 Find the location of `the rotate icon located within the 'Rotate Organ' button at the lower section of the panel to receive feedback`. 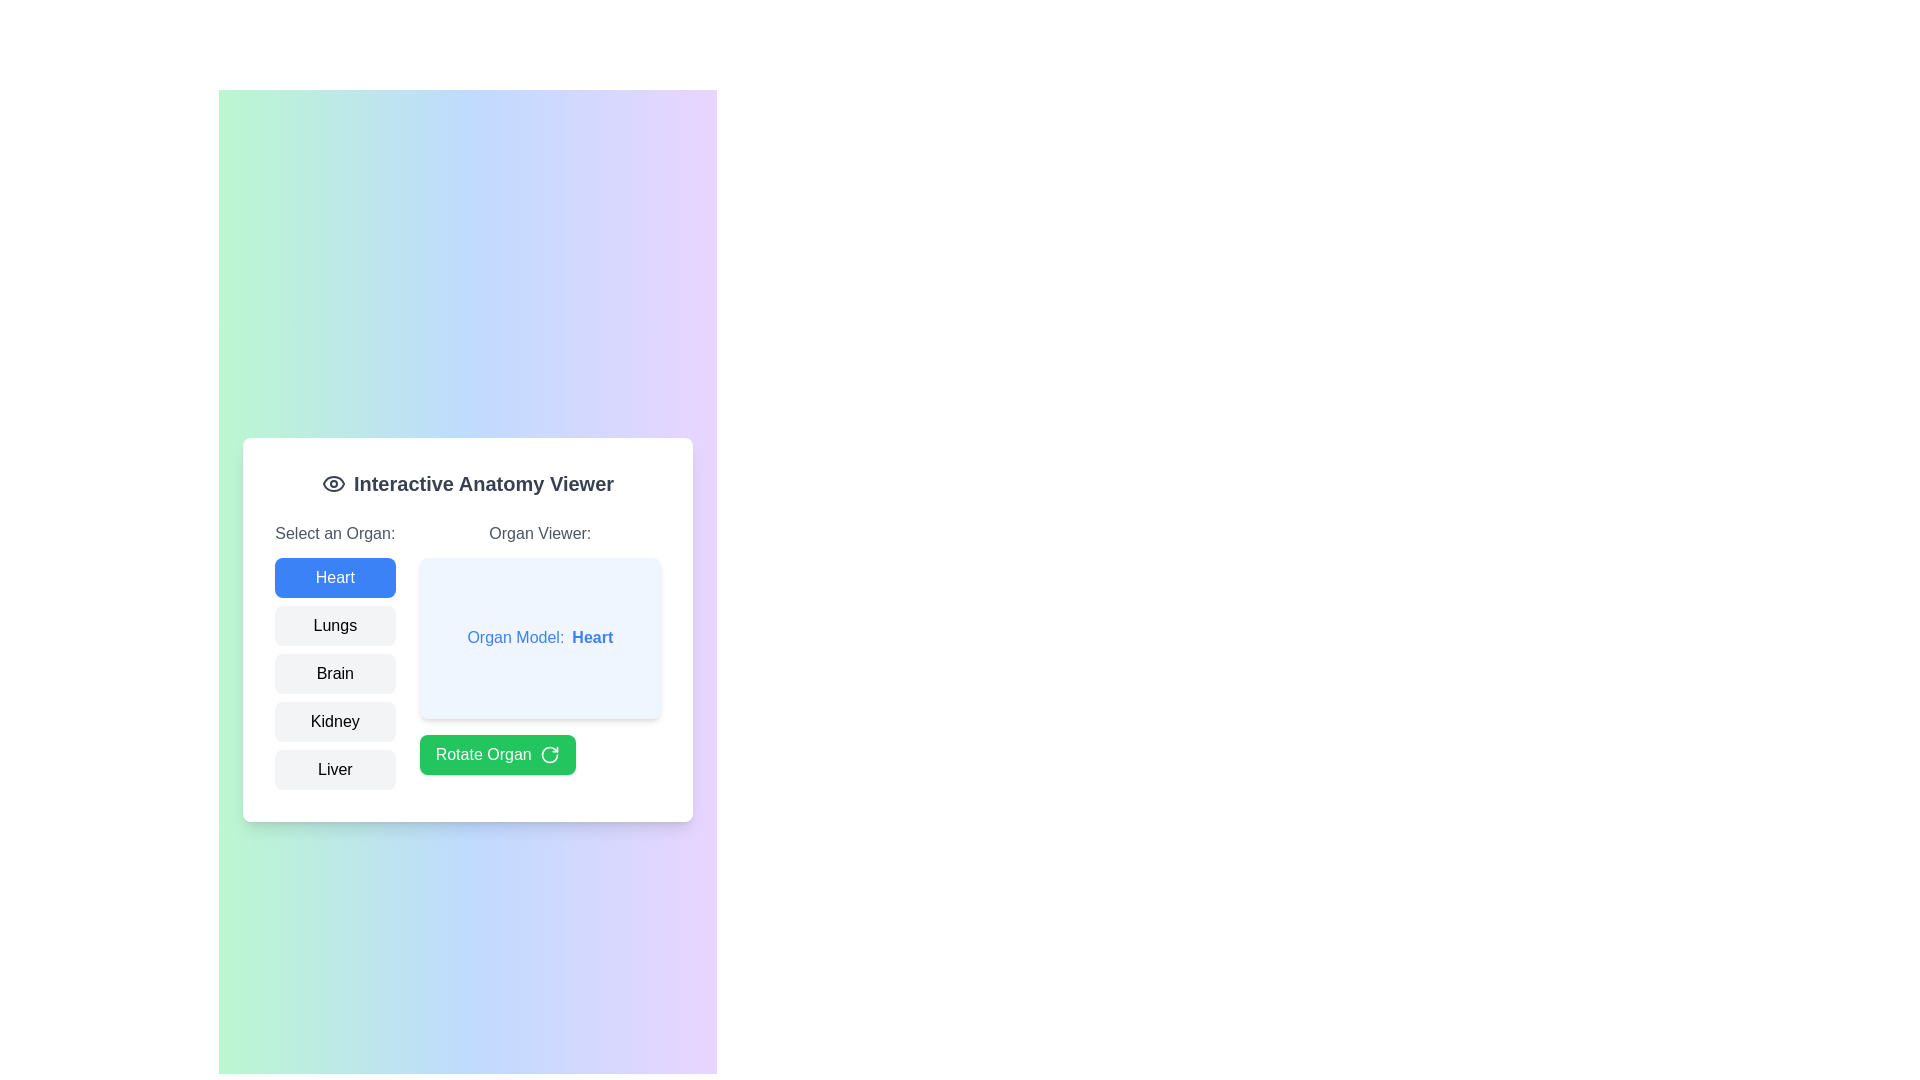

the rotate icon located within the 'Rotate Organ' button at the lower section of the panel to receive feedback is located at coordinates (549, 754).